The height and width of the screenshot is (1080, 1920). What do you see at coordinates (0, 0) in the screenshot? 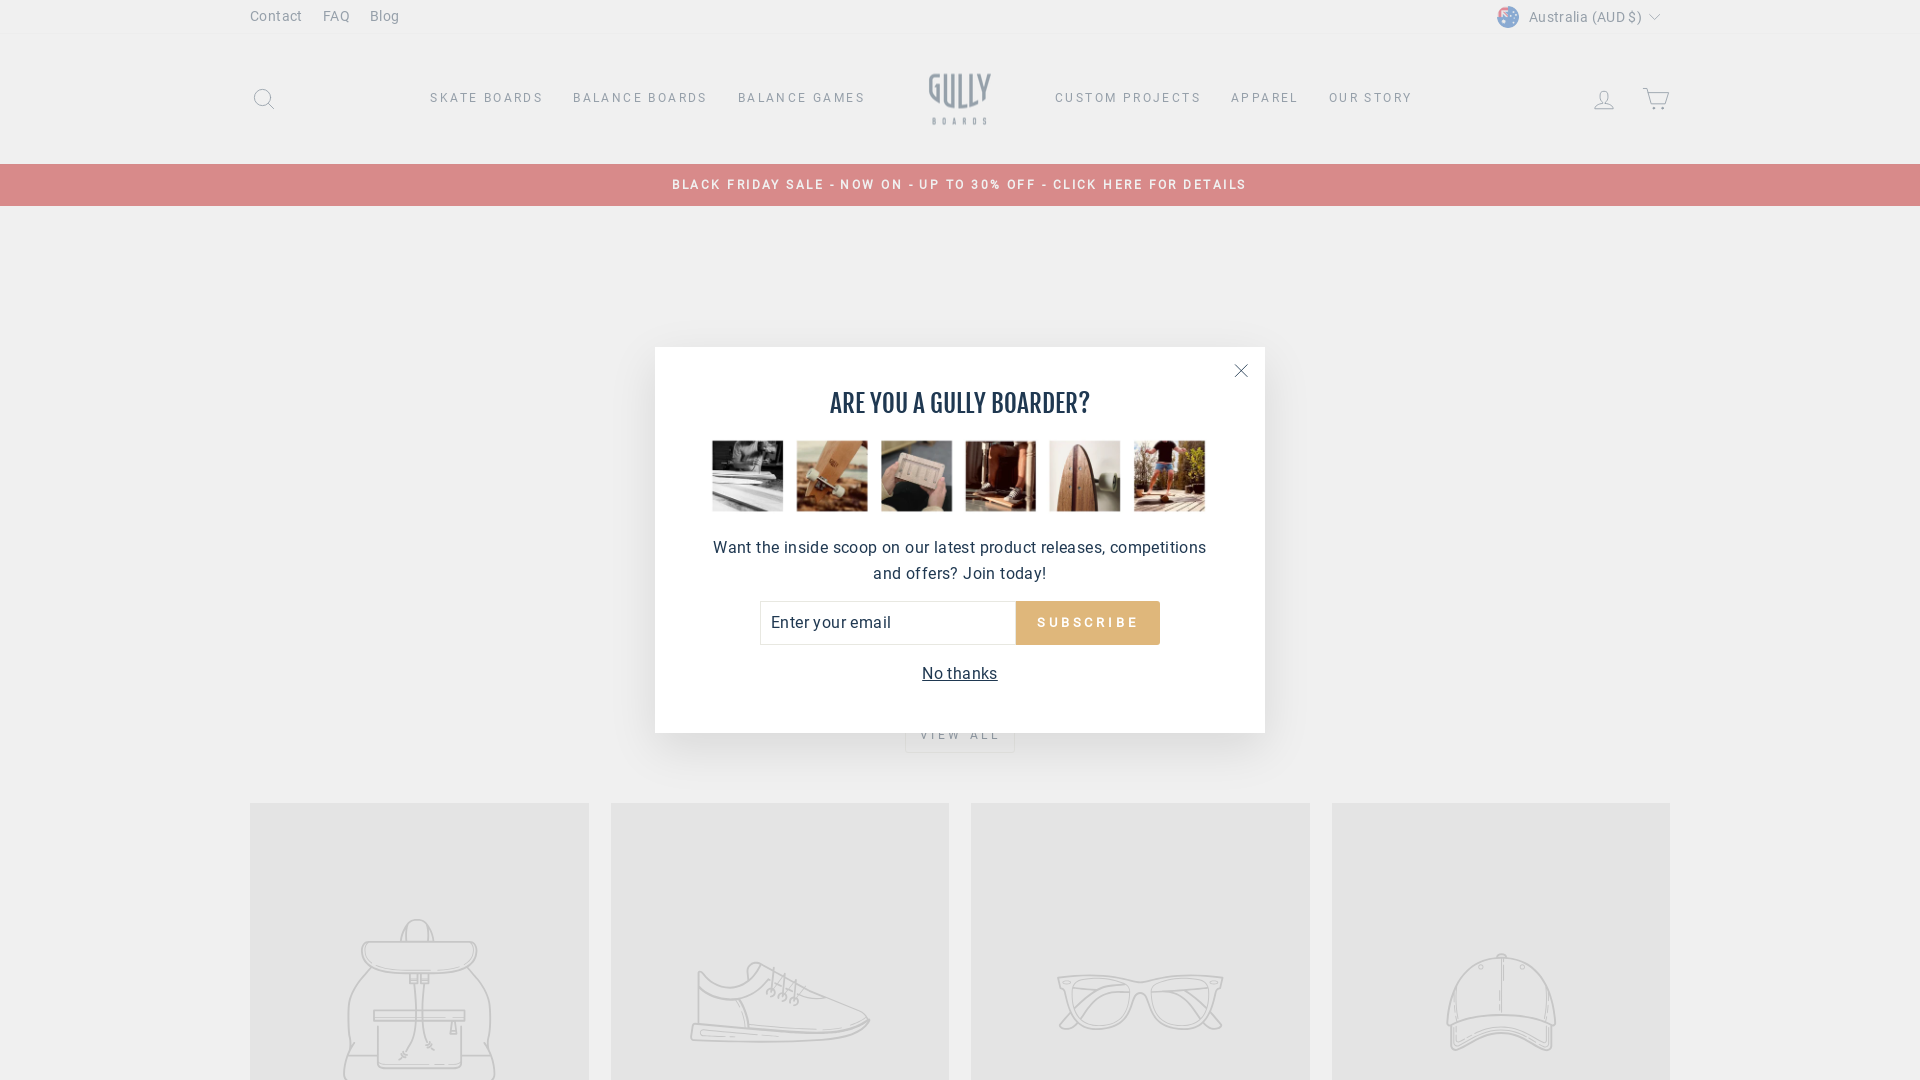
I see `'Skip to content'` at bounding box center [0, 0].